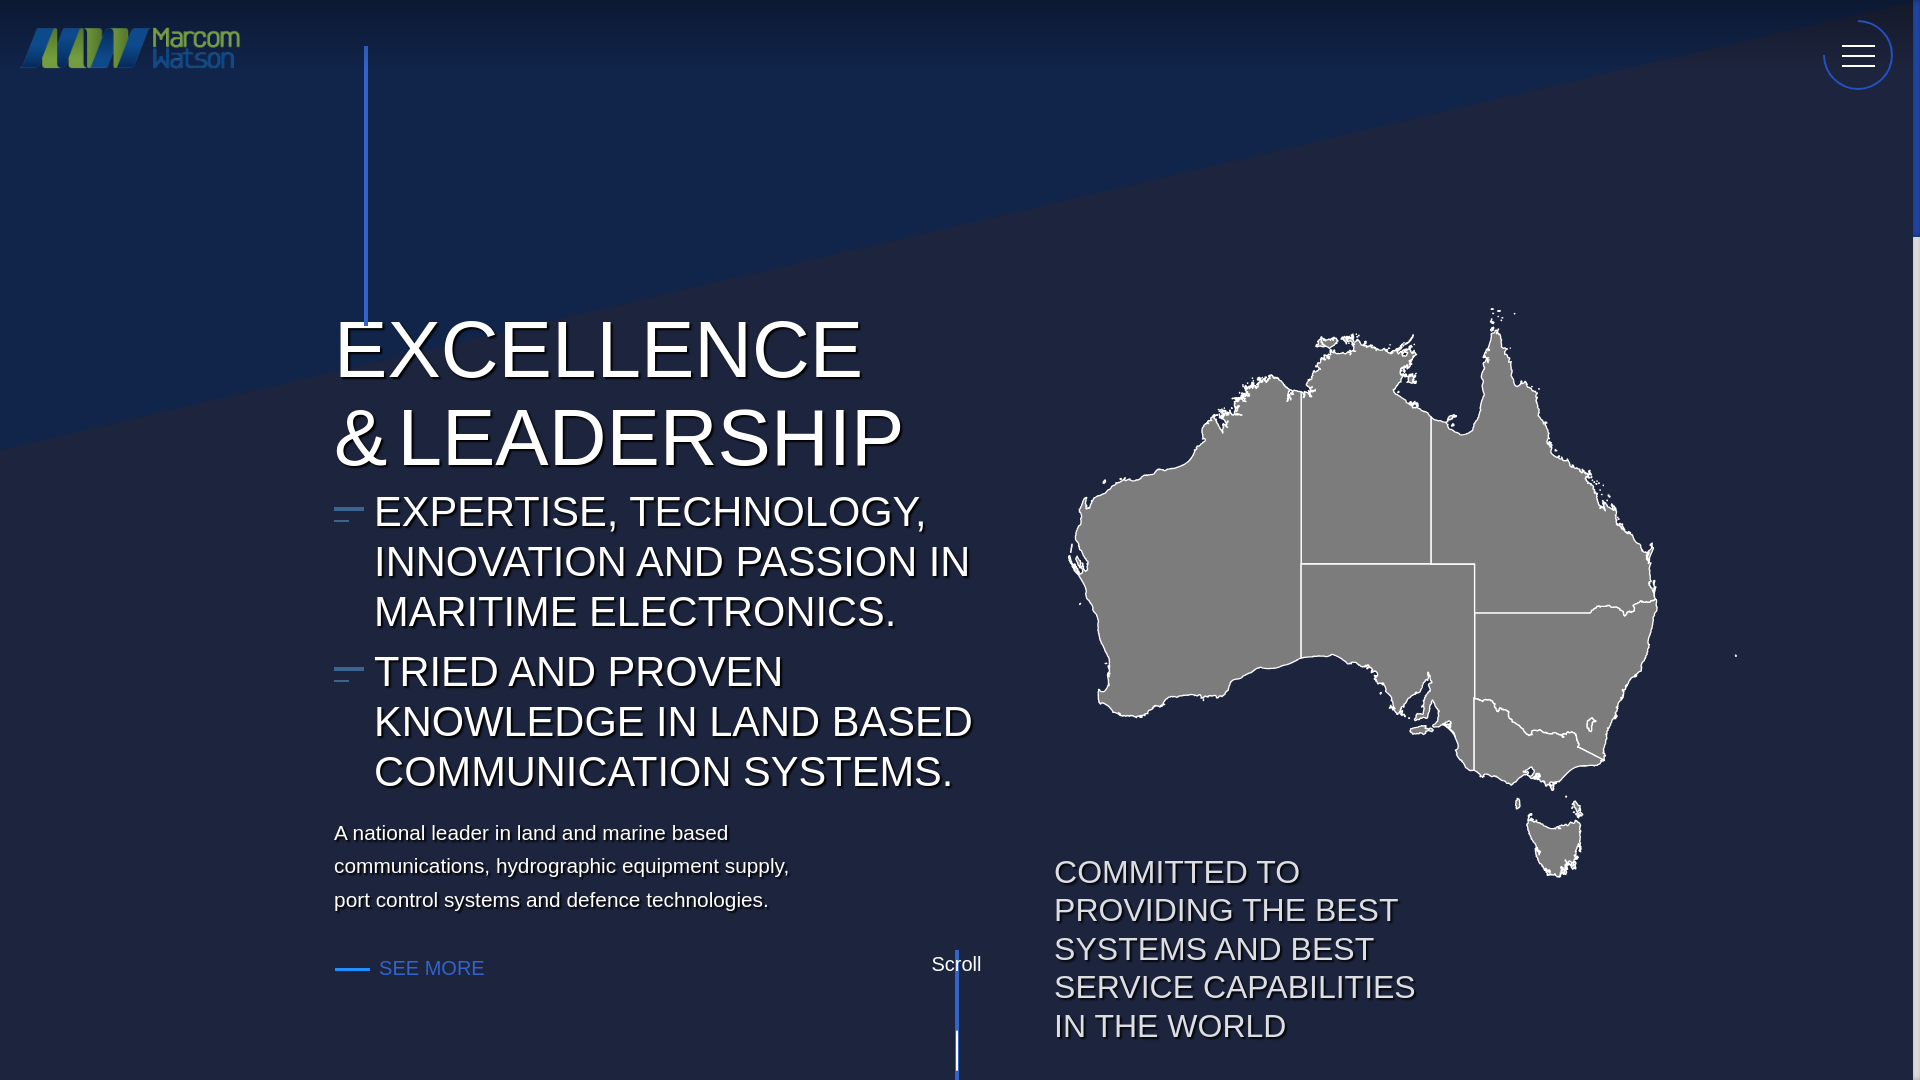 The width and height of the screenshot is (1920, 1080). What do you see at coordinates (128, 69) in the screenshot?
I see `'Marcom Watson Logo'` at bounding box center [128, 69].